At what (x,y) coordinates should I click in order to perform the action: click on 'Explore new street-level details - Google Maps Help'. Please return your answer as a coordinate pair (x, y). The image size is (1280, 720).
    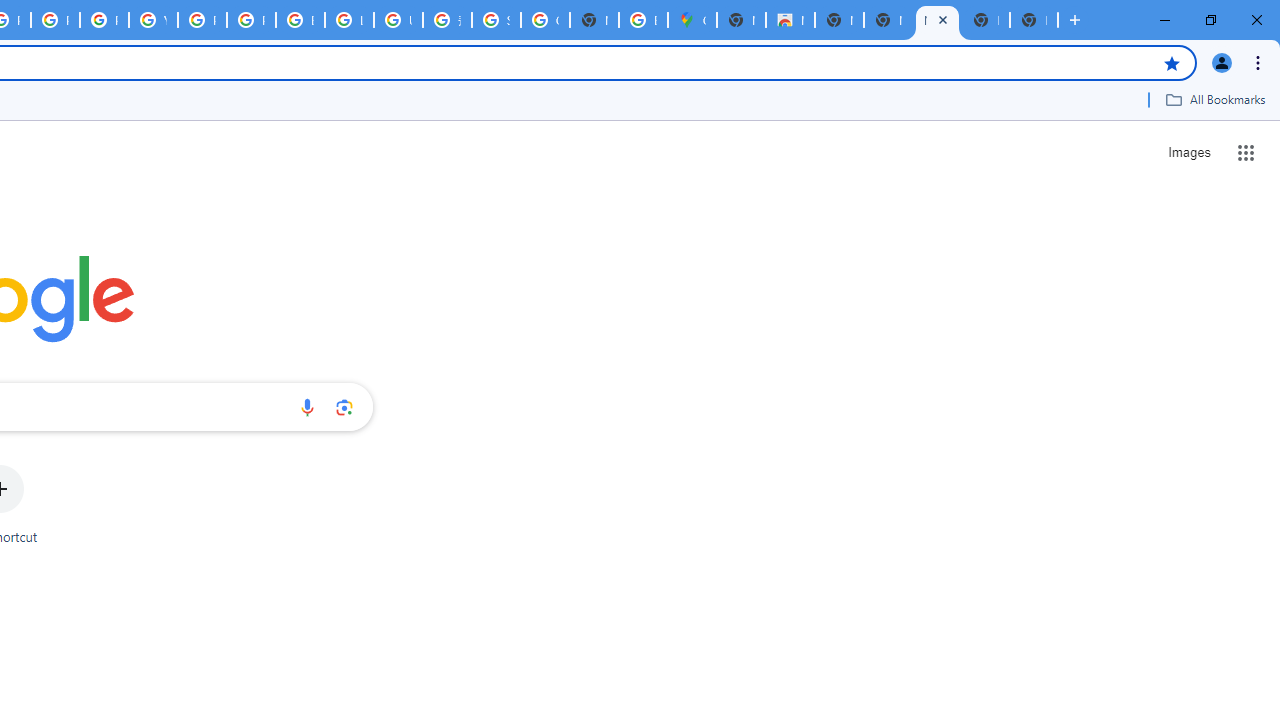
    Looking at the image, I should click on (643, 20).